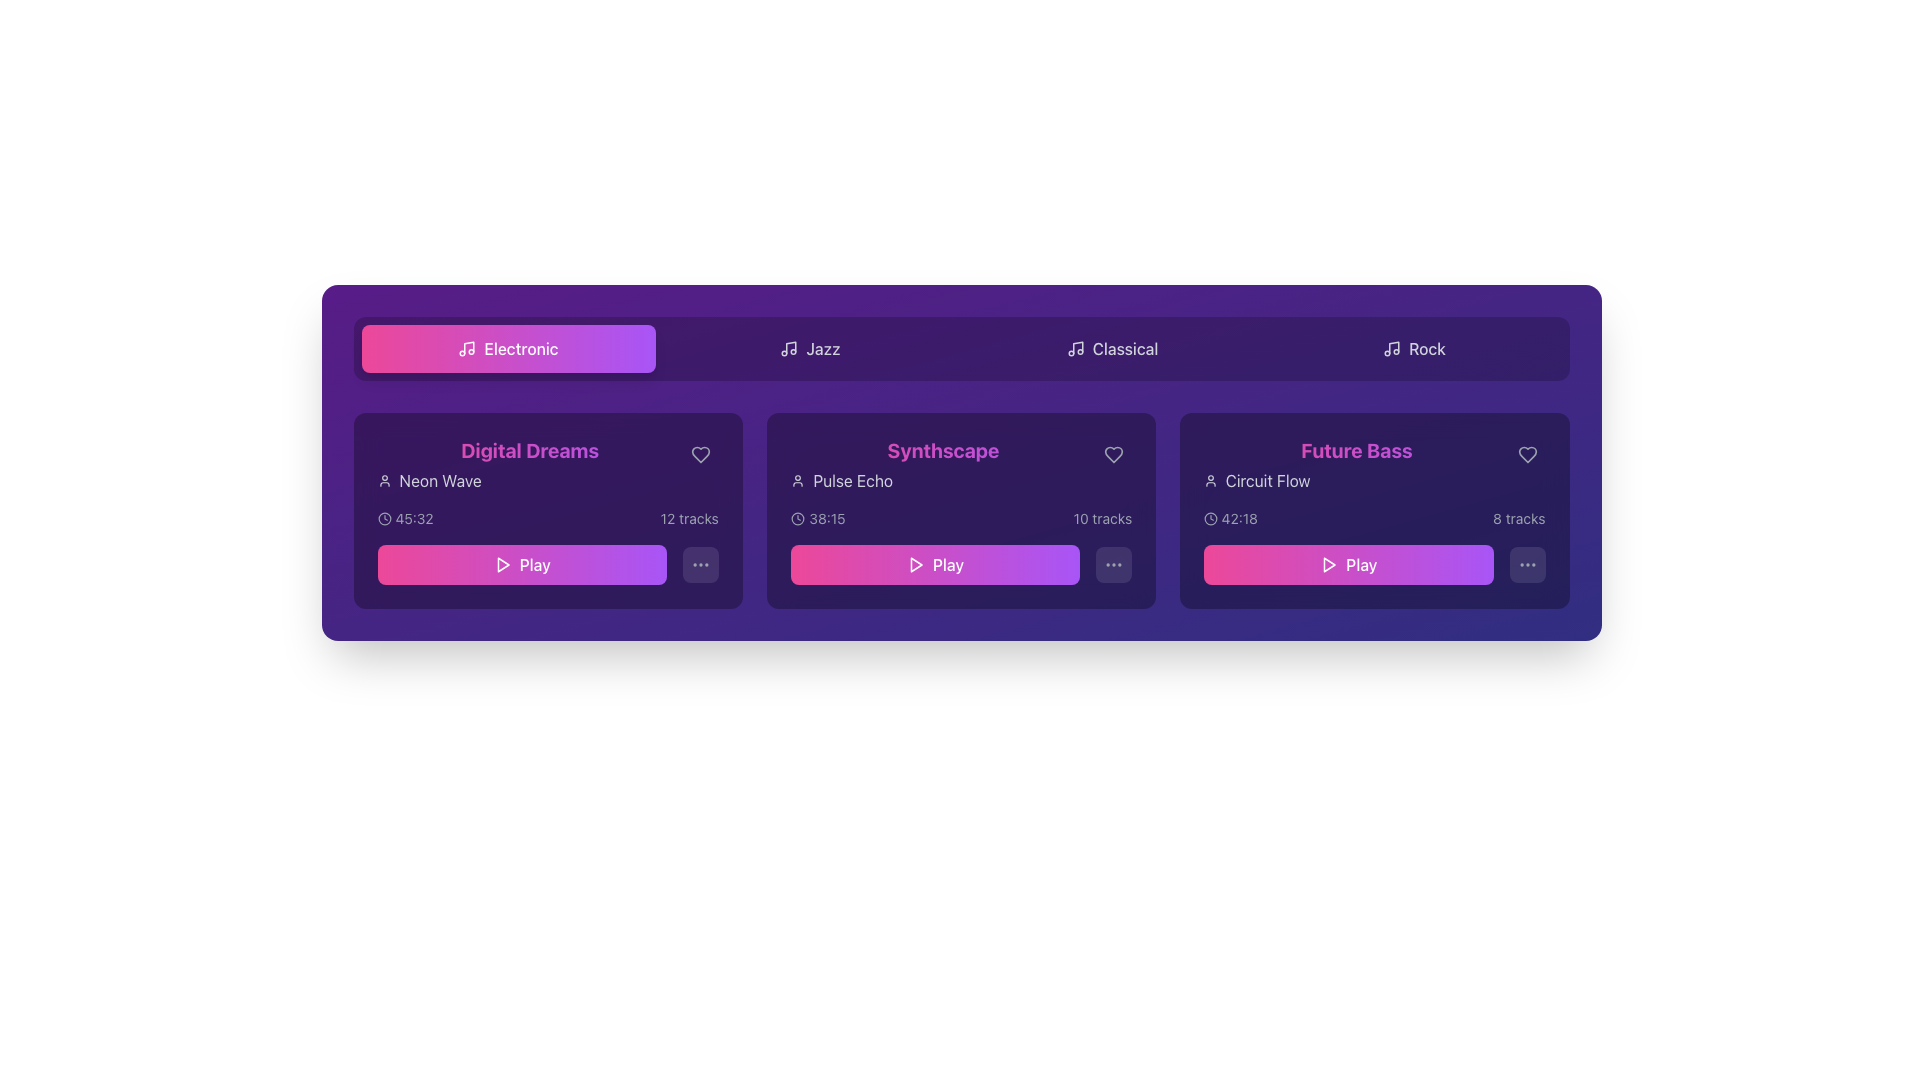  What do you see at coordinates (1210, 518) in the screenshot?
I see `the decorative circle element that is part of the clock icon, located near the text '42:18' within the 'Future Bass' card` at bounding box center [1210, 518].